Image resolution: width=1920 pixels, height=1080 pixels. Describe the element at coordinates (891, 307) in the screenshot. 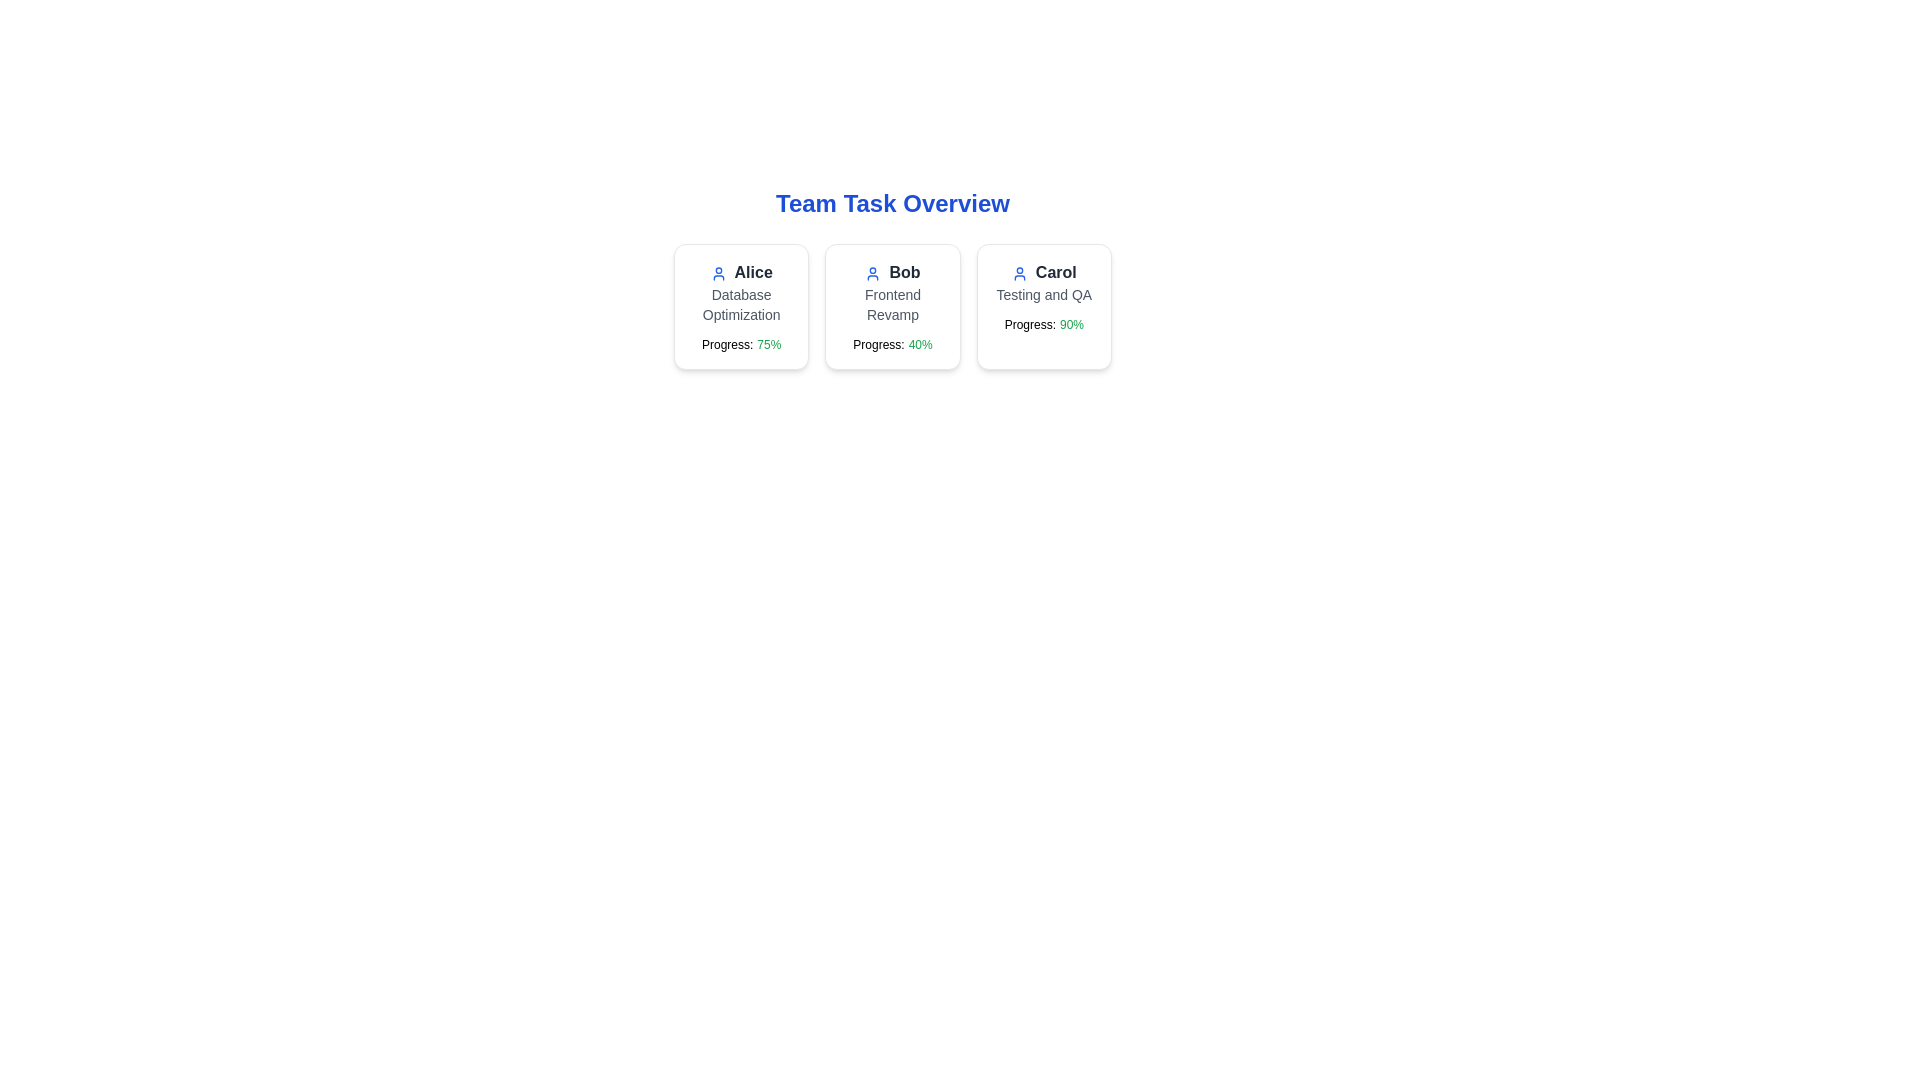

I see `the task card for BobFrontend Revamp` at that location.